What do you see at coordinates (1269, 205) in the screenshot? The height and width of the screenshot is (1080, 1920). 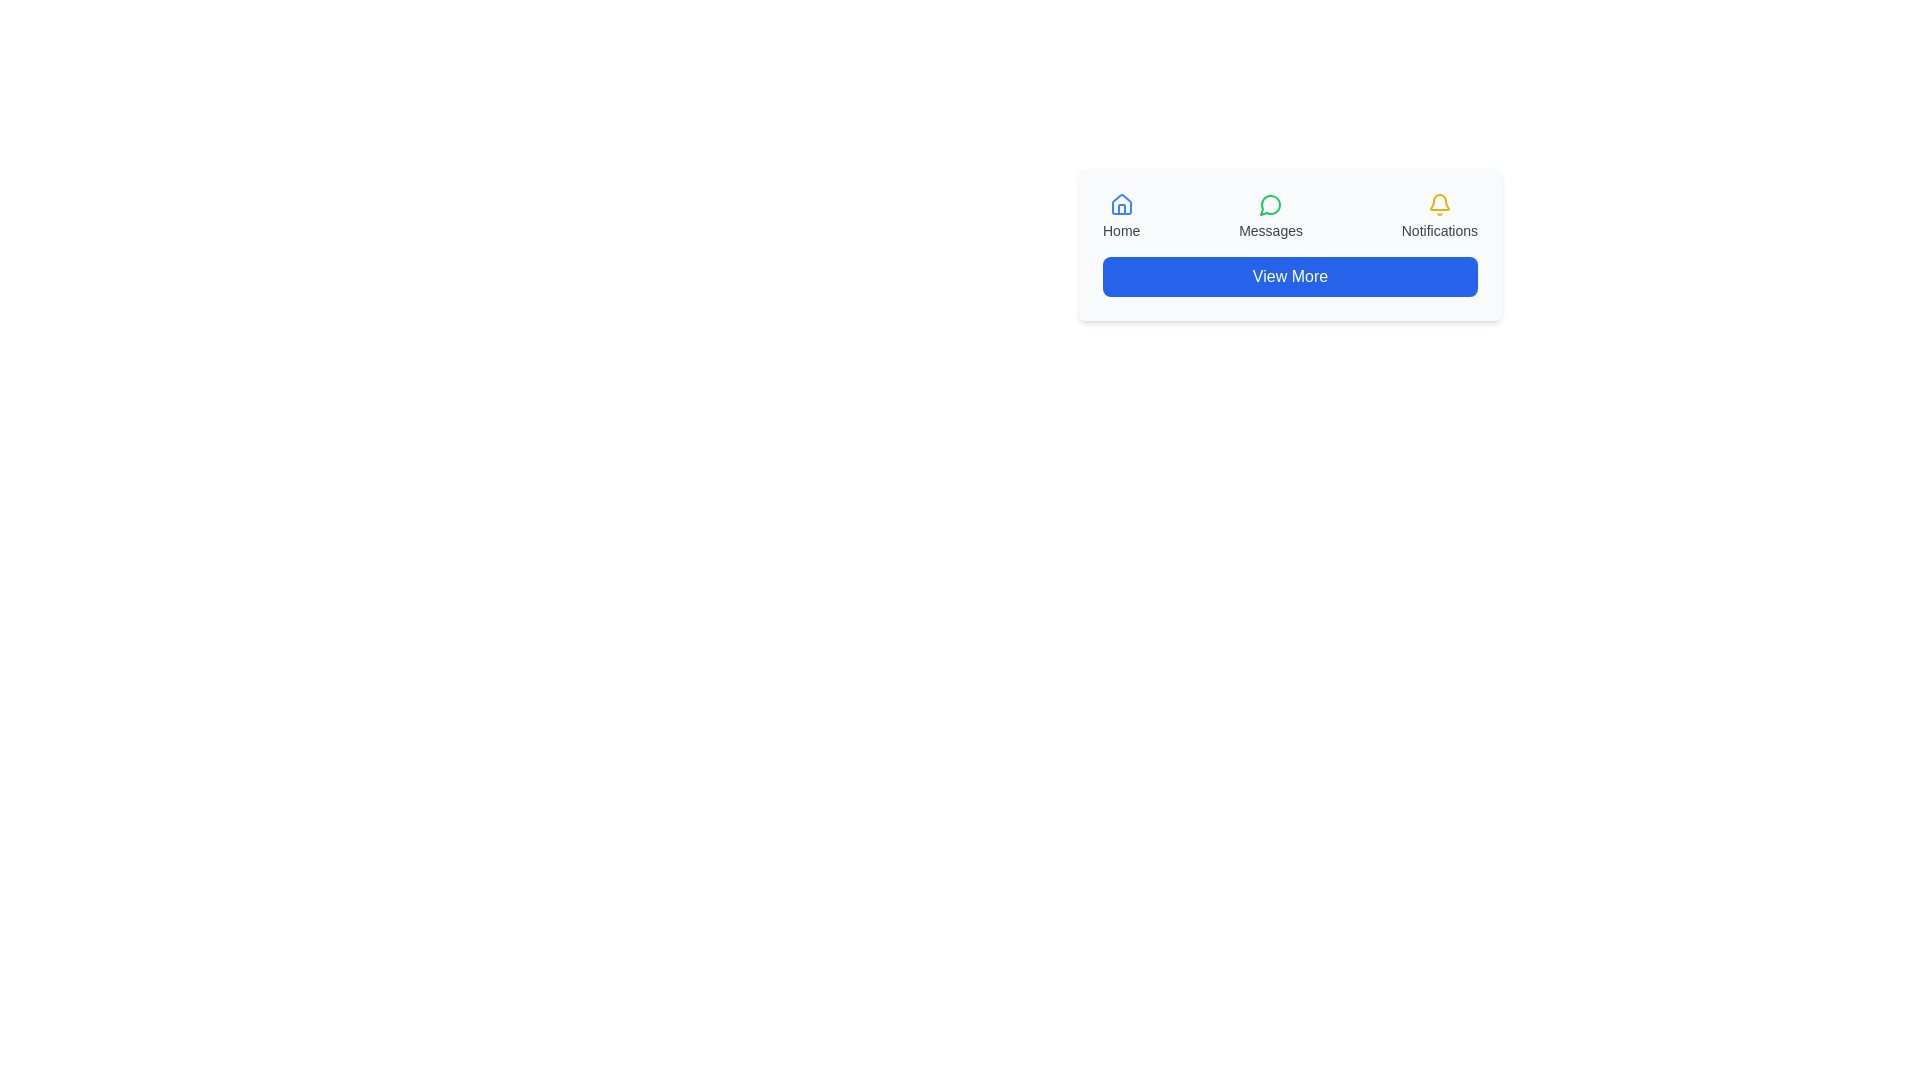 I see `the 'Messages' icon located in the central section of three icons` at bounding box center [1269, 205].